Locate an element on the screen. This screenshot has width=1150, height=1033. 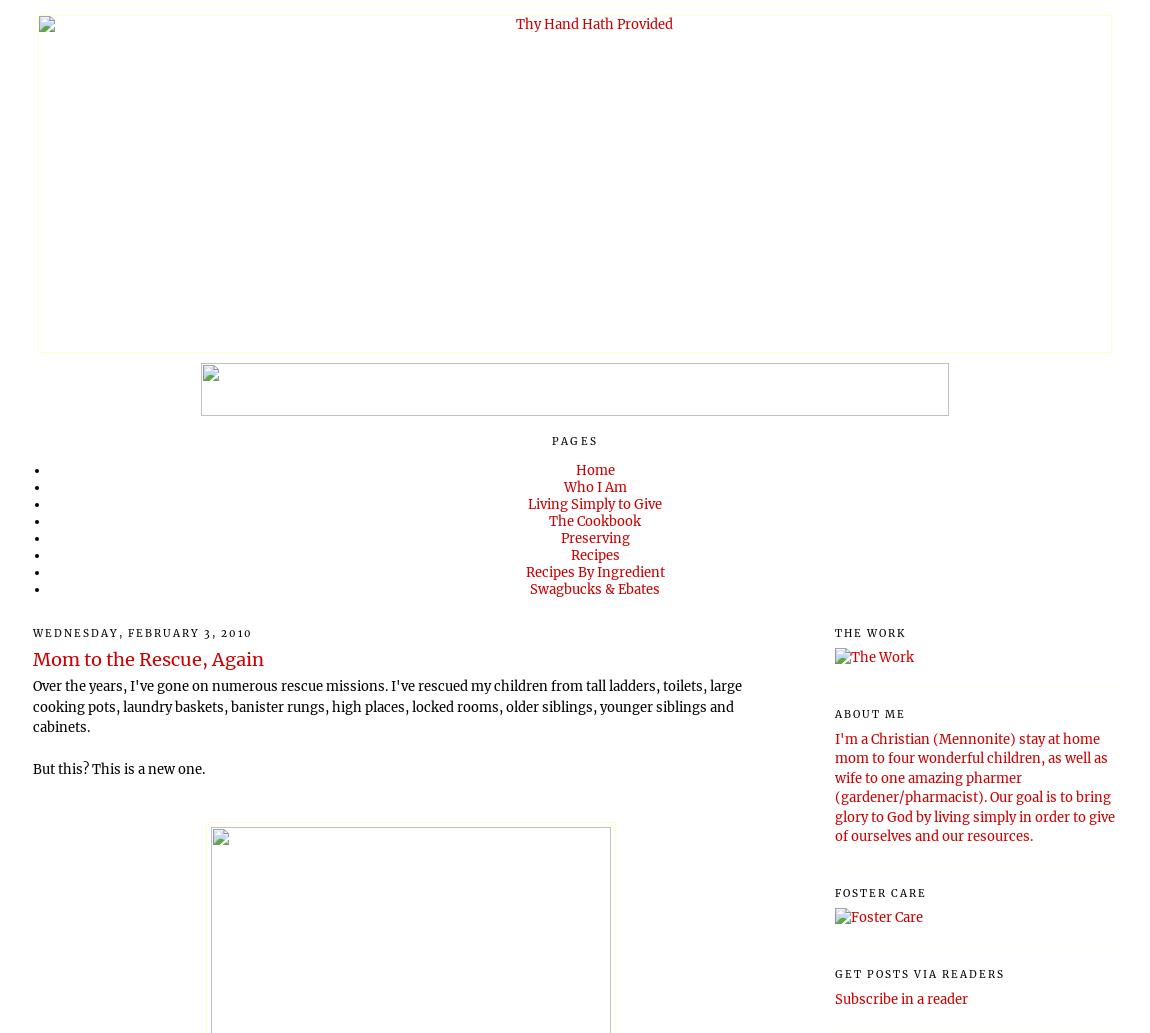
'Preserving' is located at coordinates (593, 537).